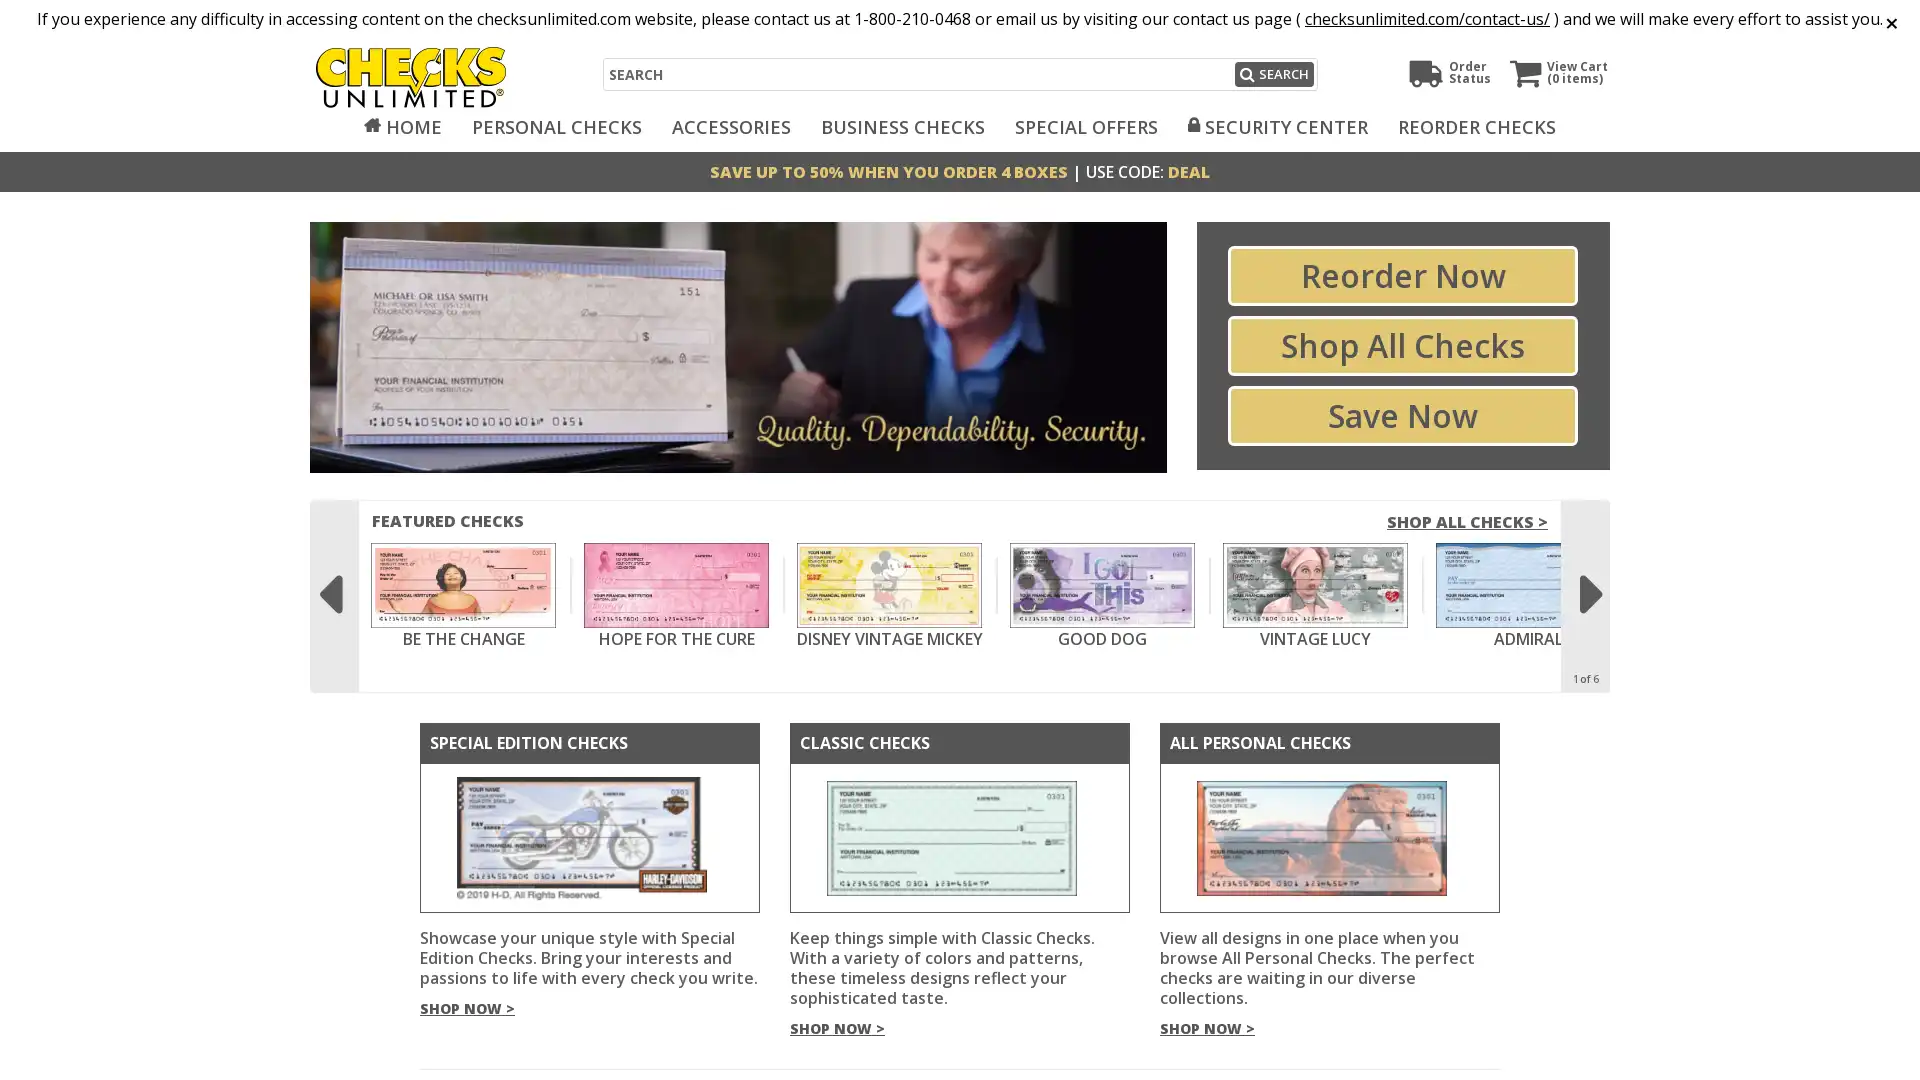  What do you see at coordinates (1589, 583) in the screenshot?
I see `Next` at bounding box center [1589, 583].